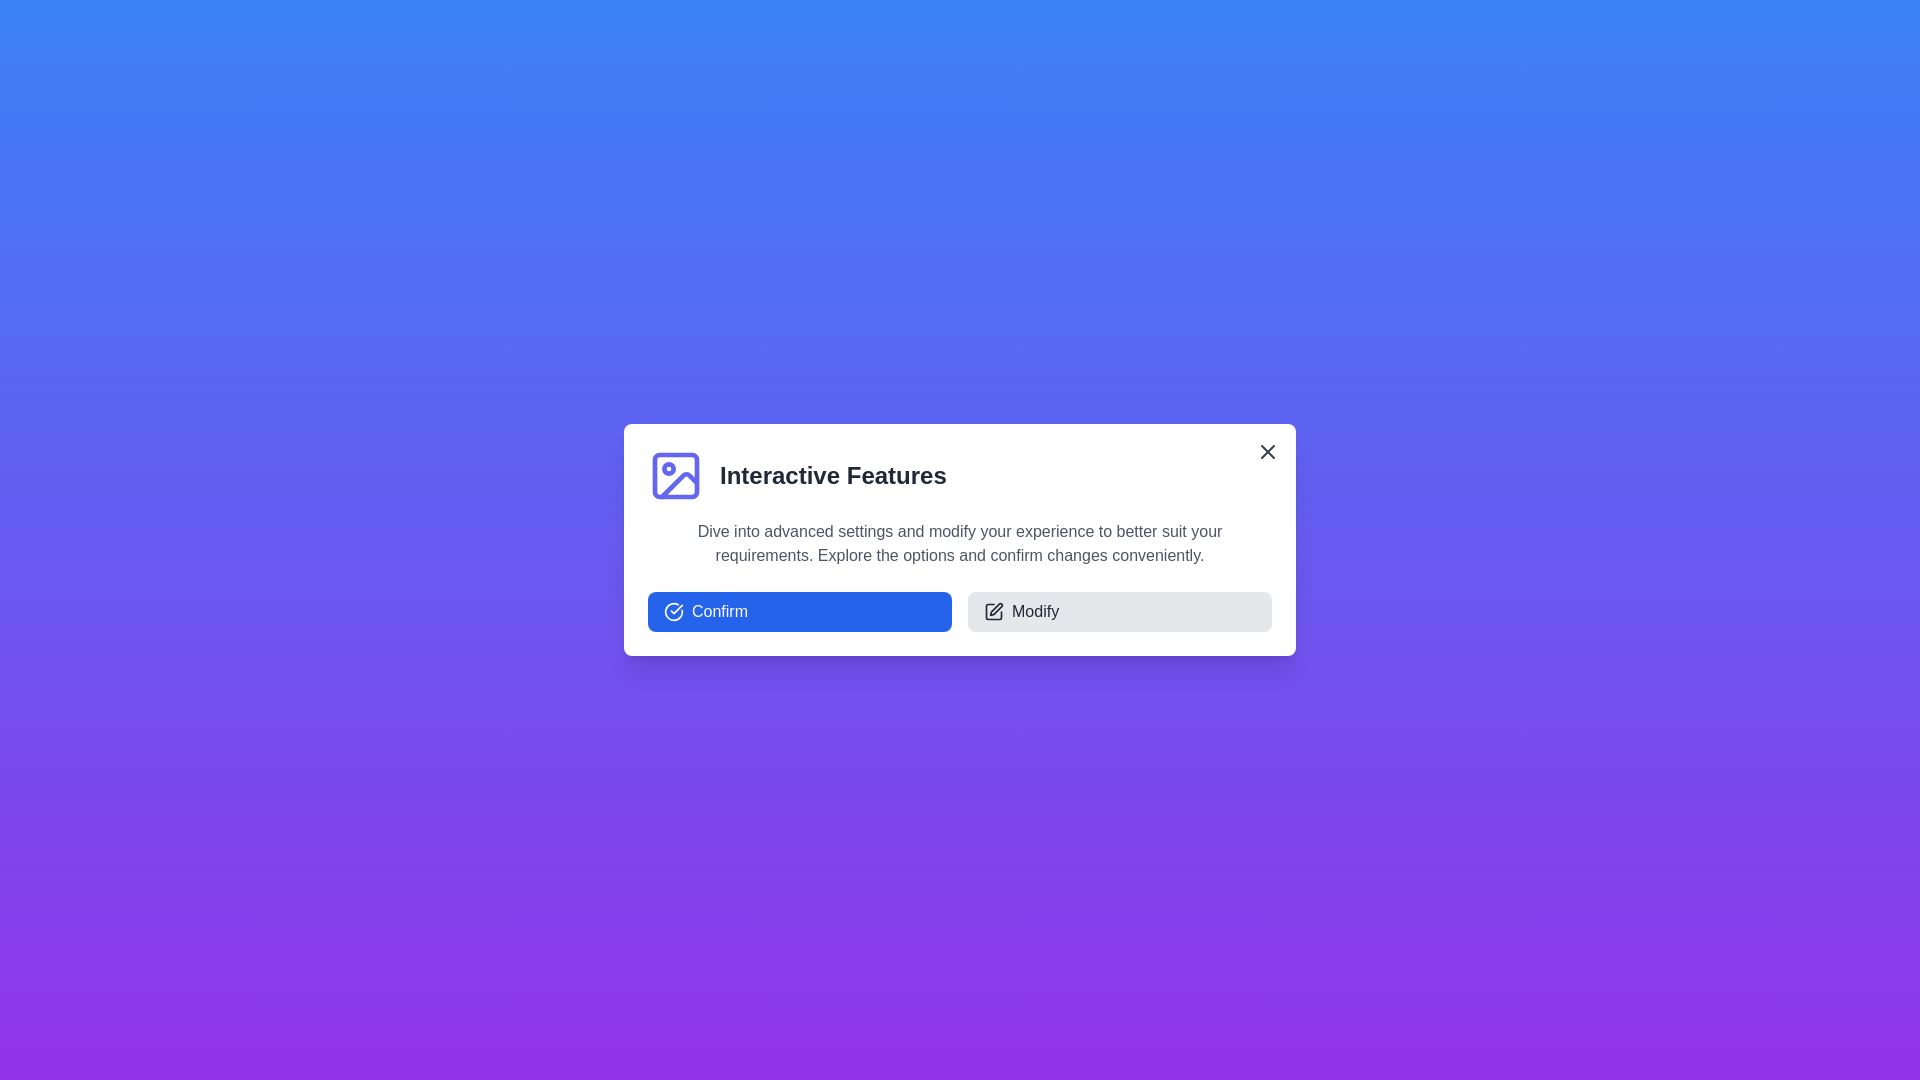 The image size is (1920, 1080). What do you see at coordinates (676, 475) in the screenshot?
I see `the image icon to focus on it` at bounding box center [676, 475].